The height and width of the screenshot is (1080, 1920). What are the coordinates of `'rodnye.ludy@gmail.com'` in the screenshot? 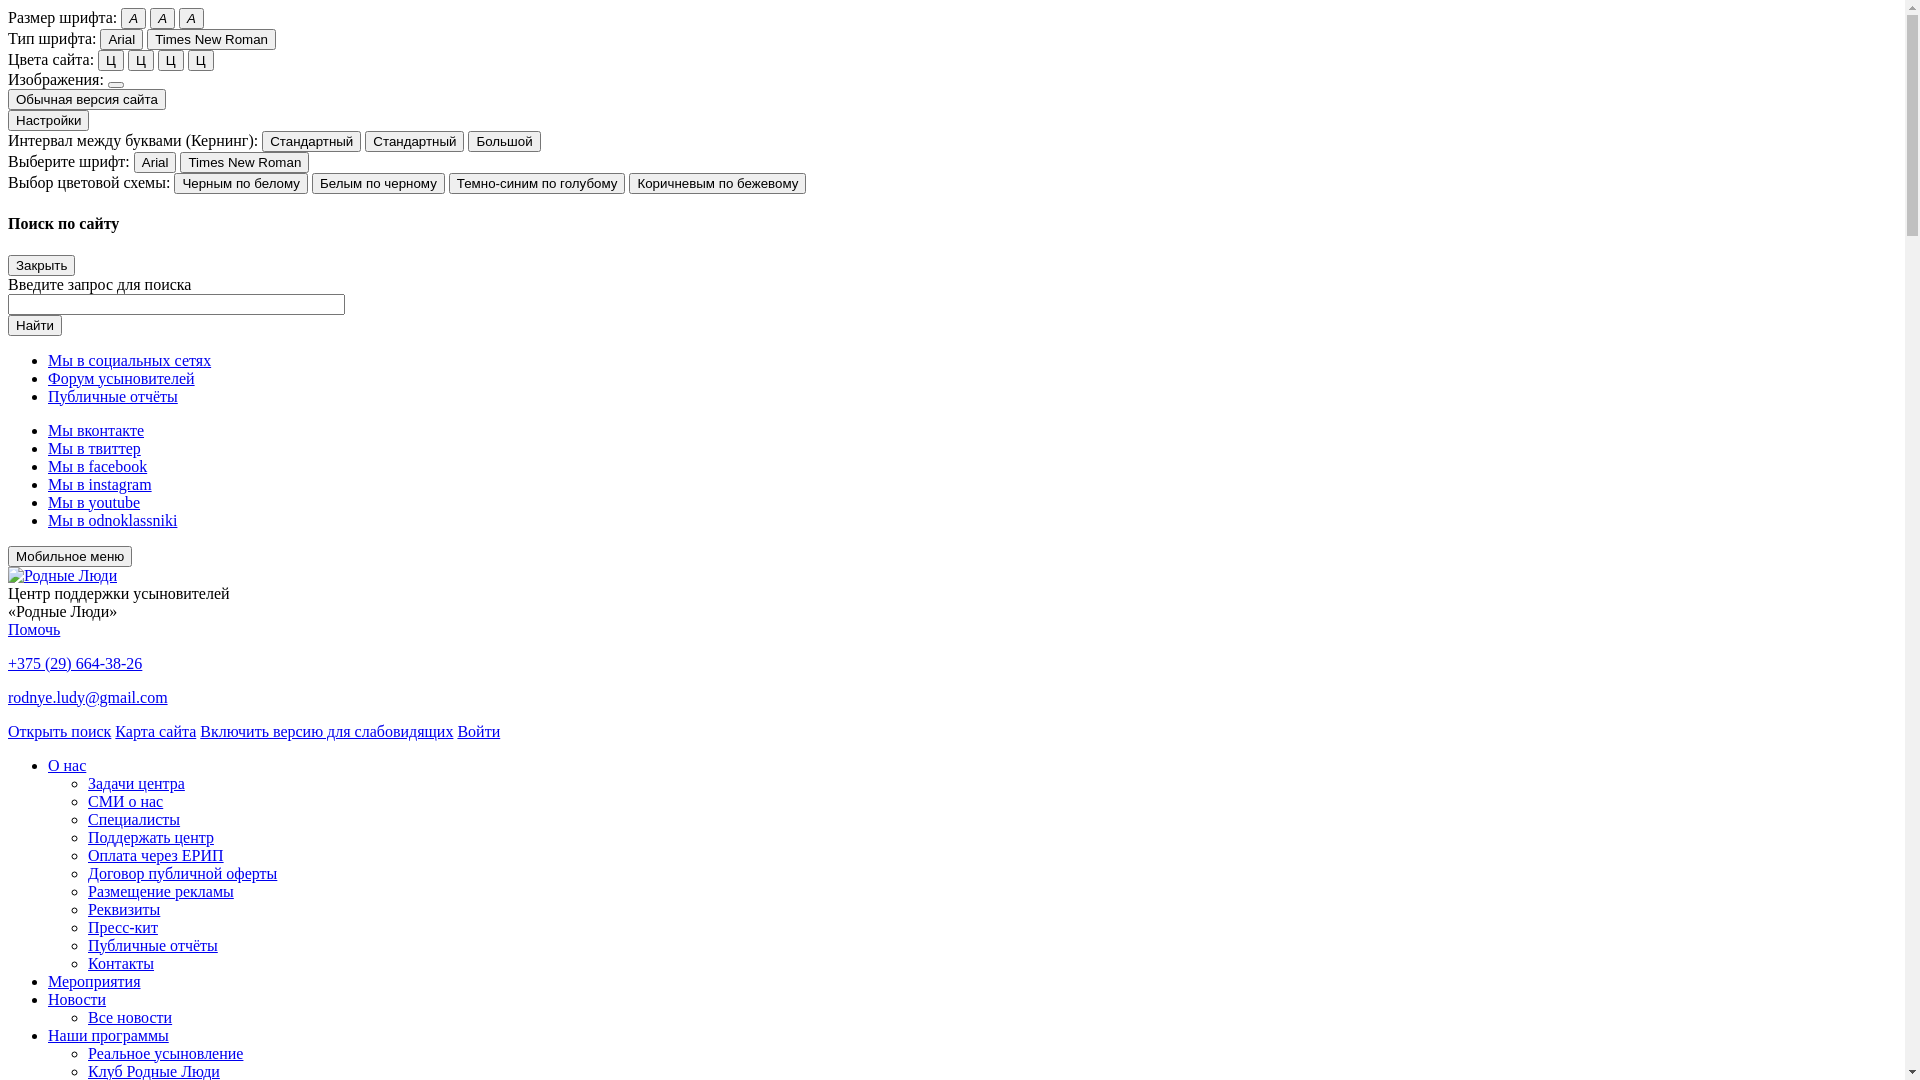 It's located at (86, 696).